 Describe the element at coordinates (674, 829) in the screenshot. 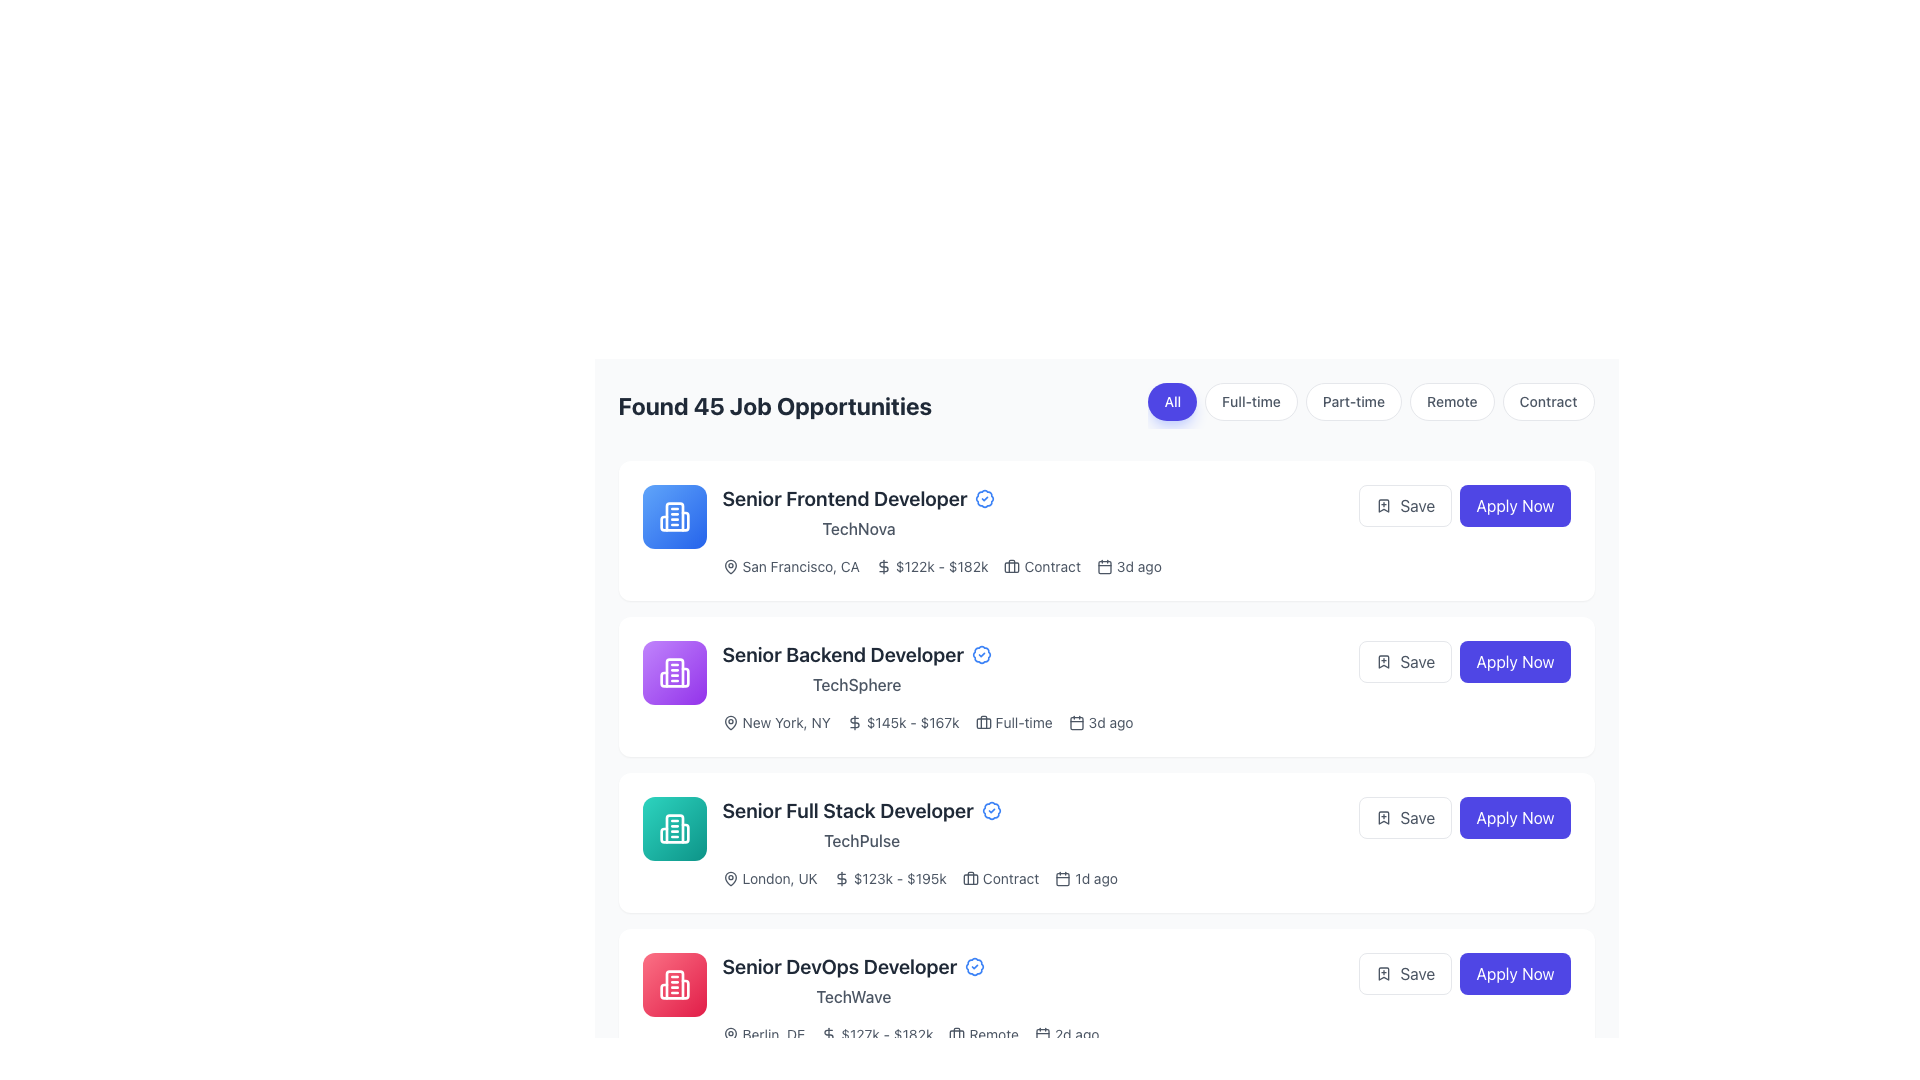

I see `the square-shaped icon with a gradient background and a white building pictogram, located at the top-left corner of the third job posting for 'Senior Full Stack Developer'` at that location.